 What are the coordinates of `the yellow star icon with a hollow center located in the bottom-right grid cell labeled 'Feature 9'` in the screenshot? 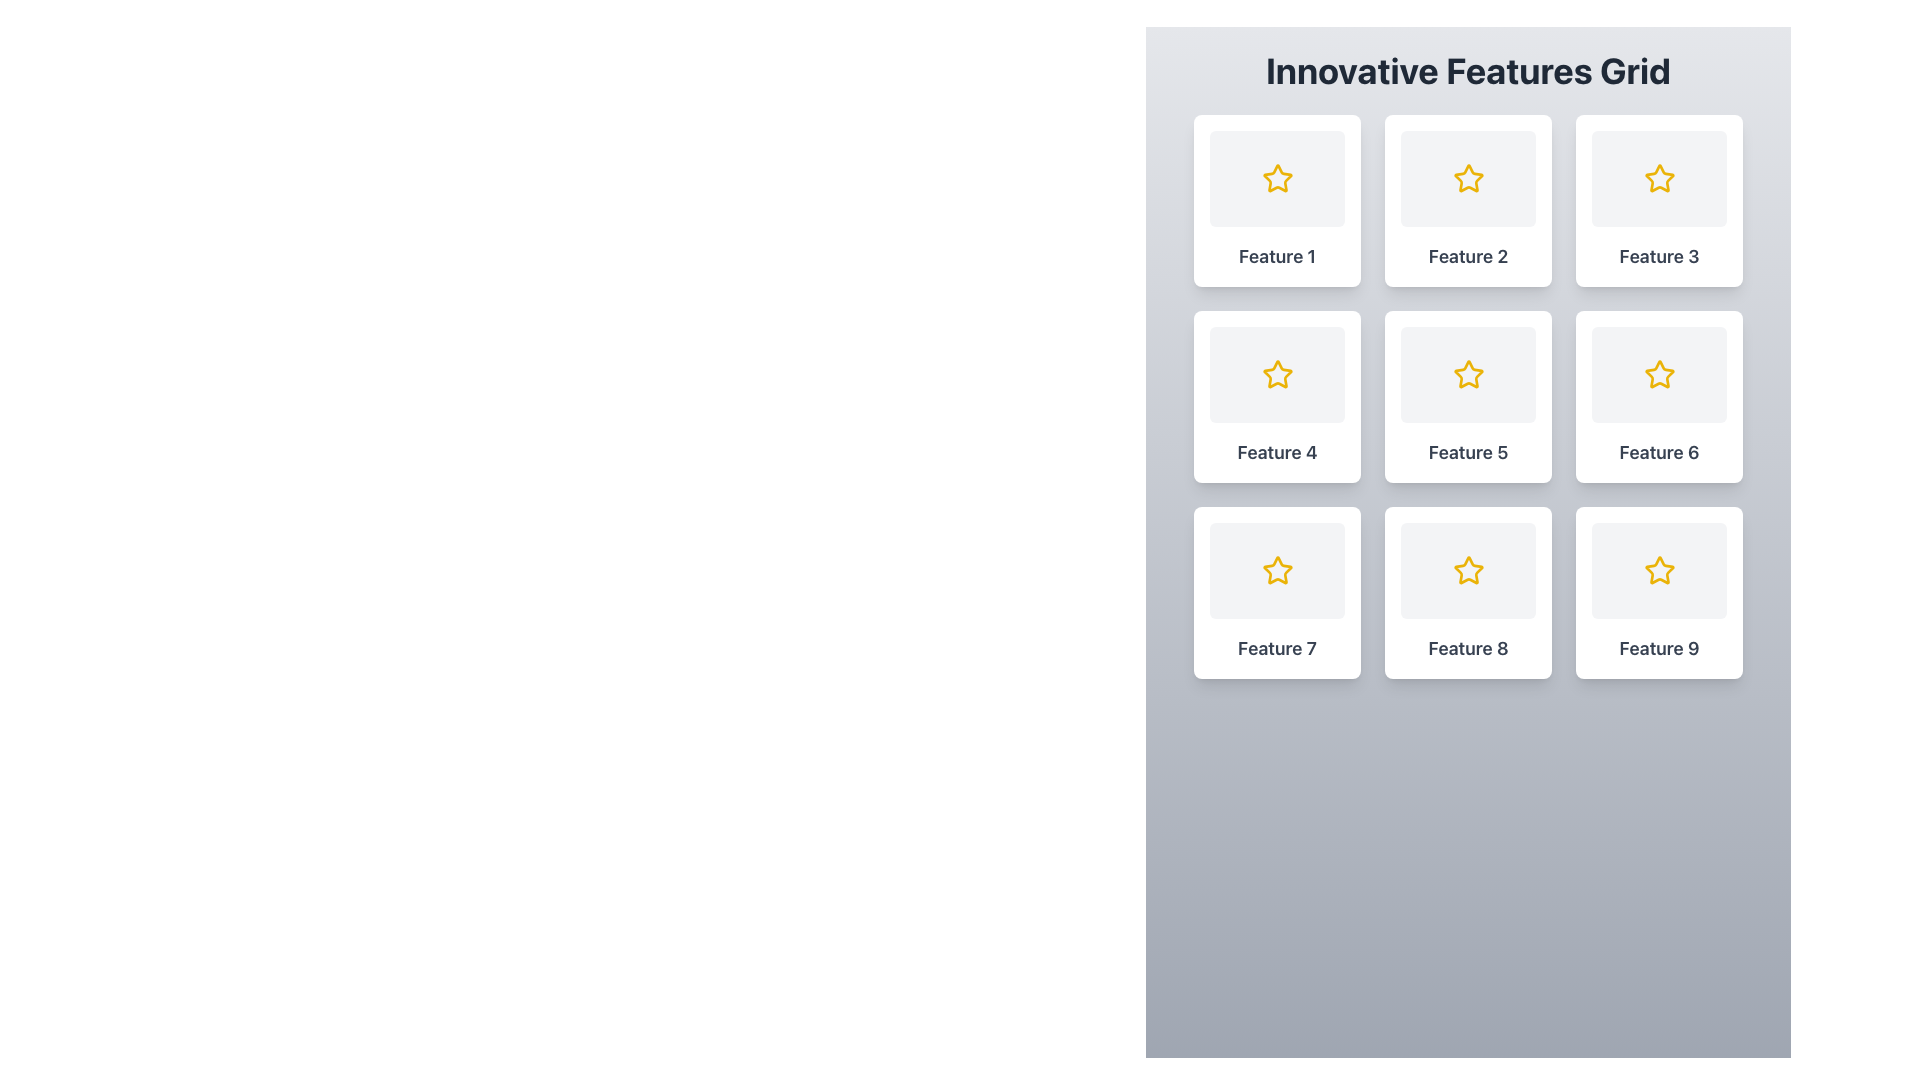 It's located at (1659, 570).